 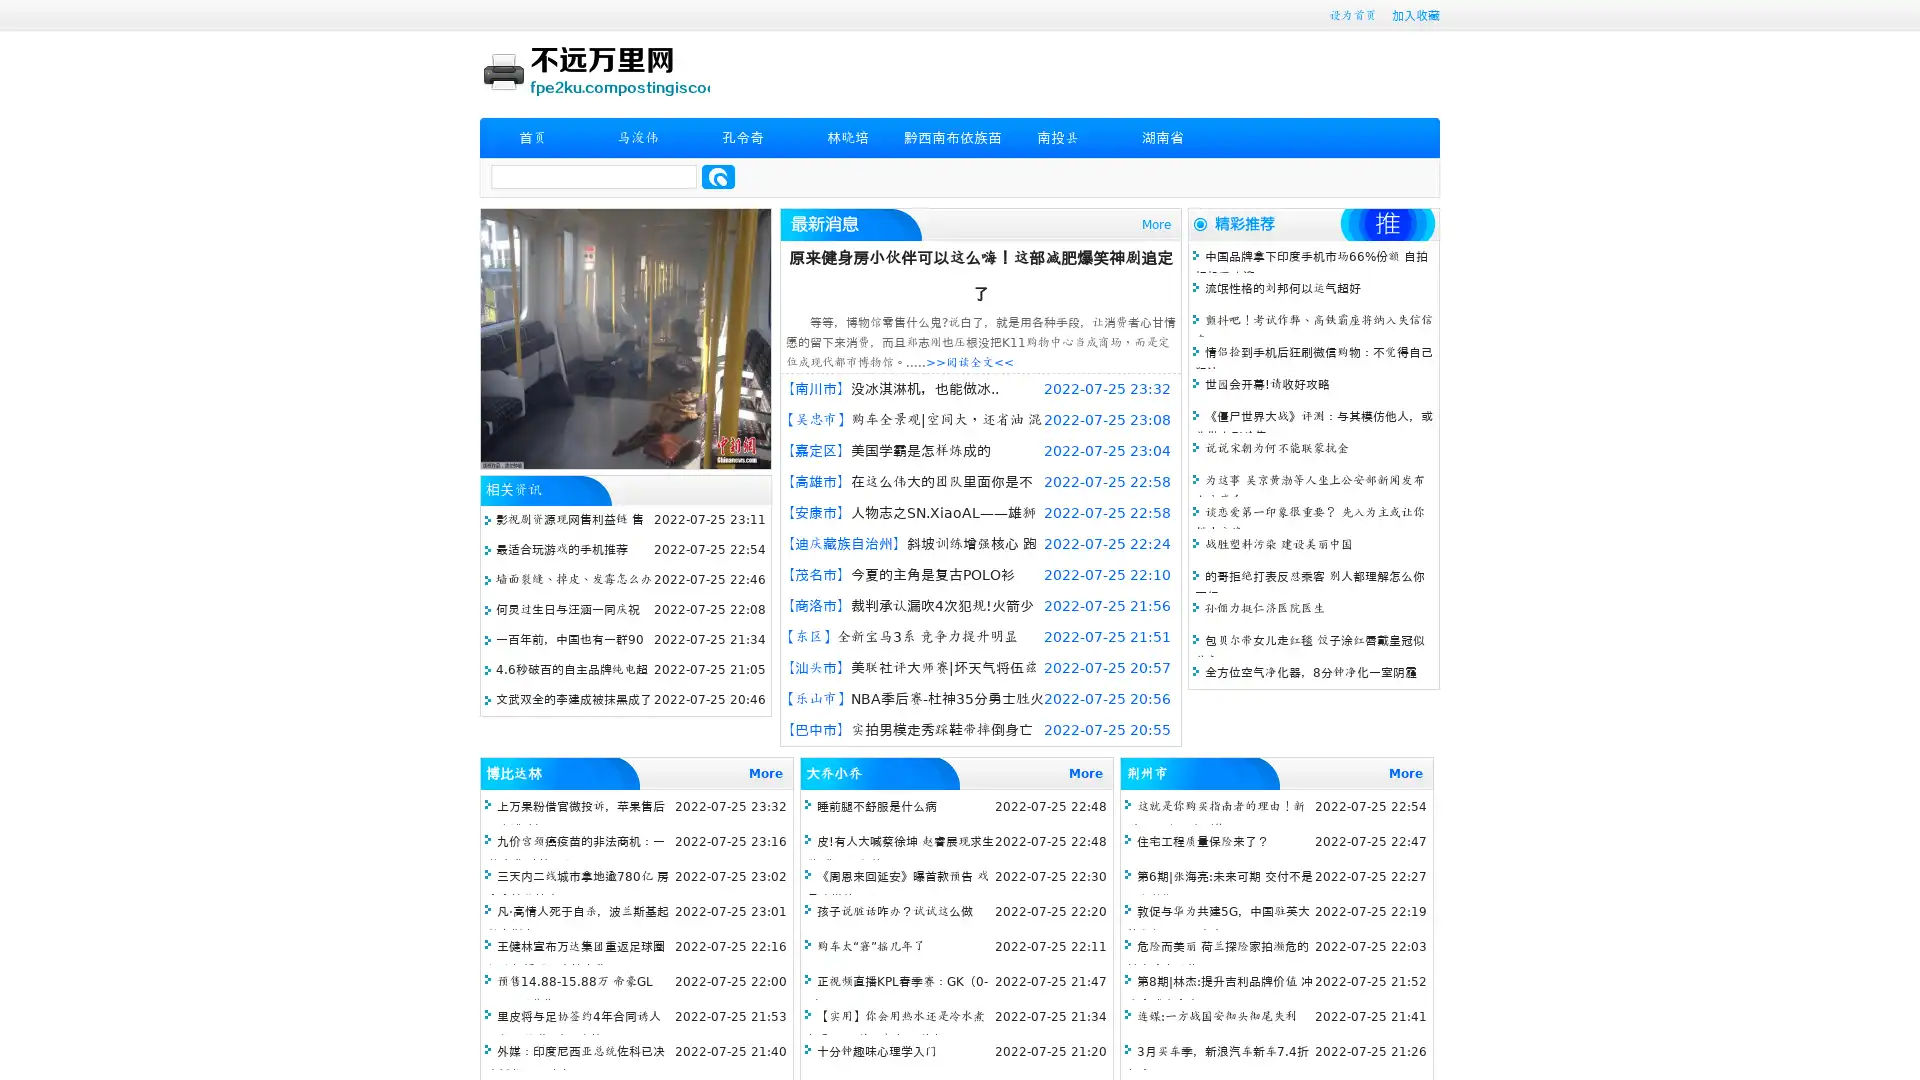 I want to click on Search, so click(x=718, y=176).